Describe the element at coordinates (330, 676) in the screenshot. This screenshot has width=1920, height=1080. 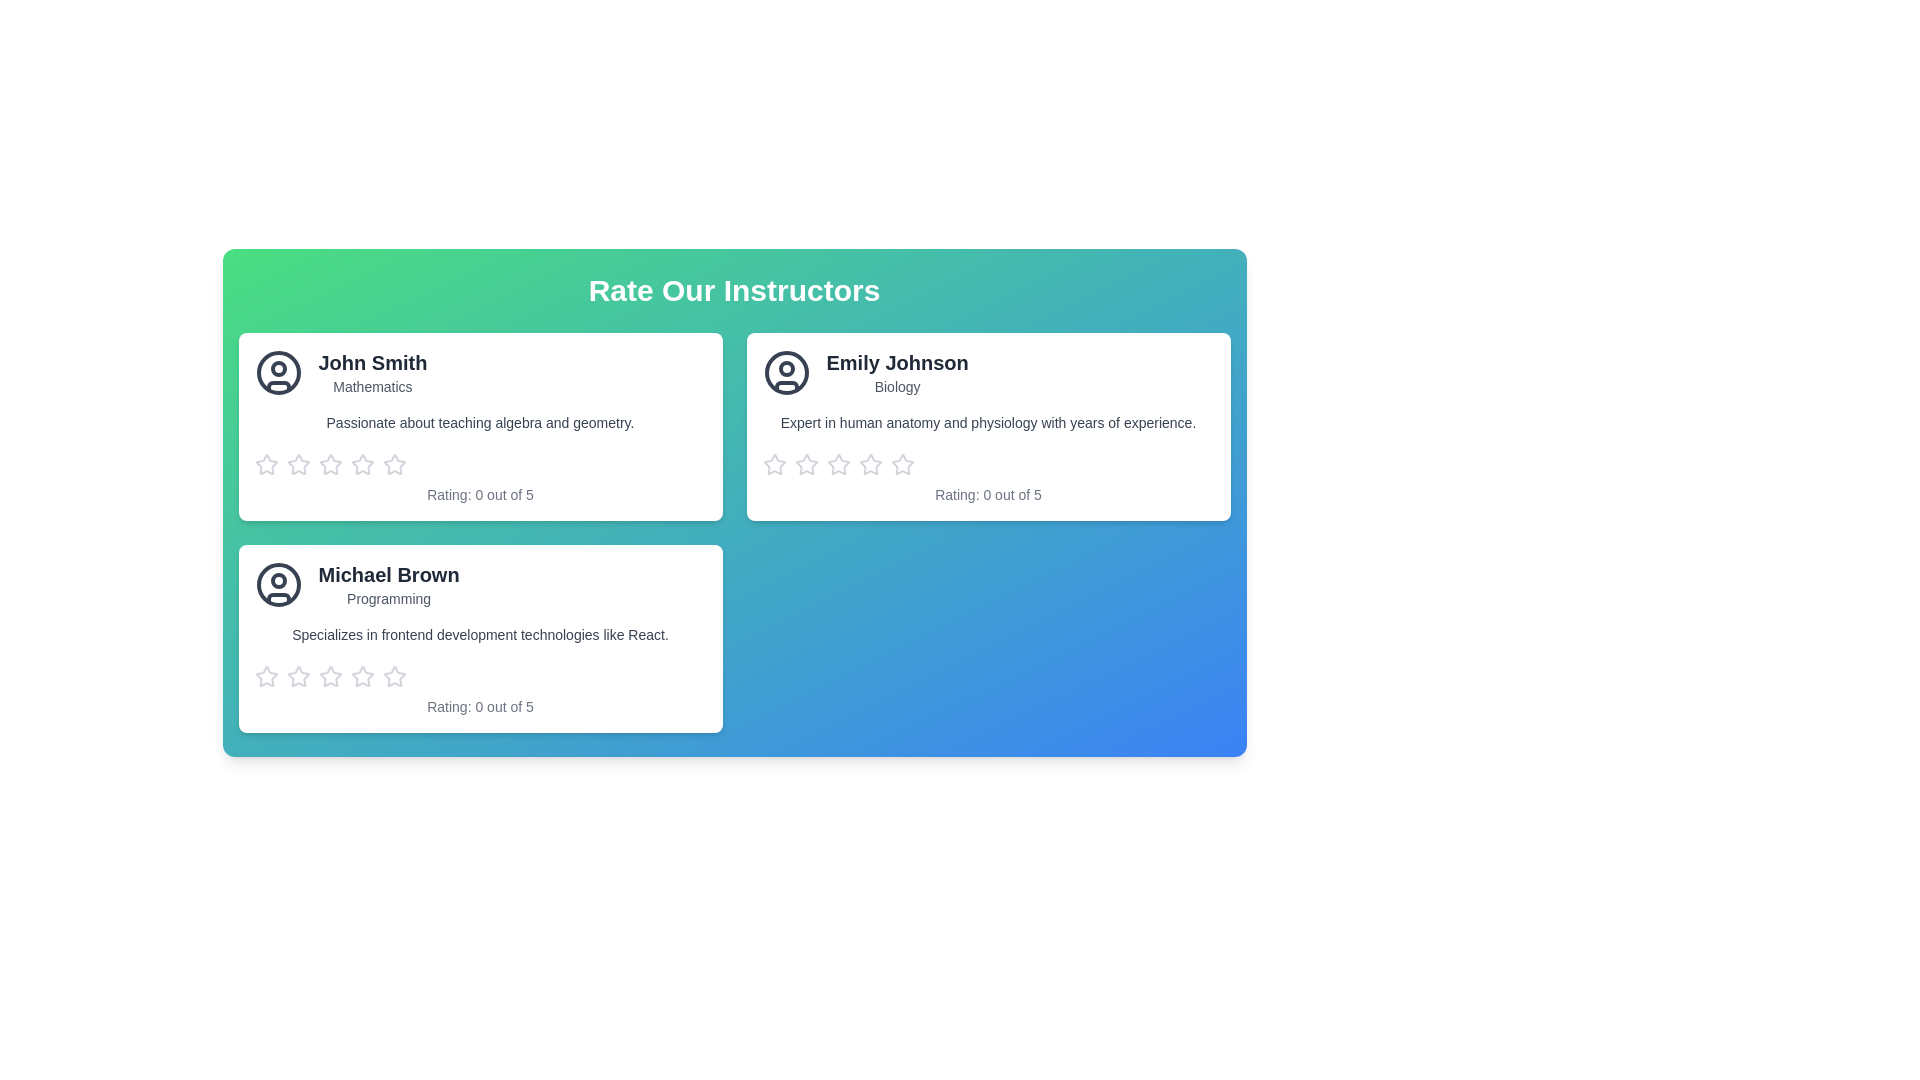
I see `the fourth rating star icon` at that location.